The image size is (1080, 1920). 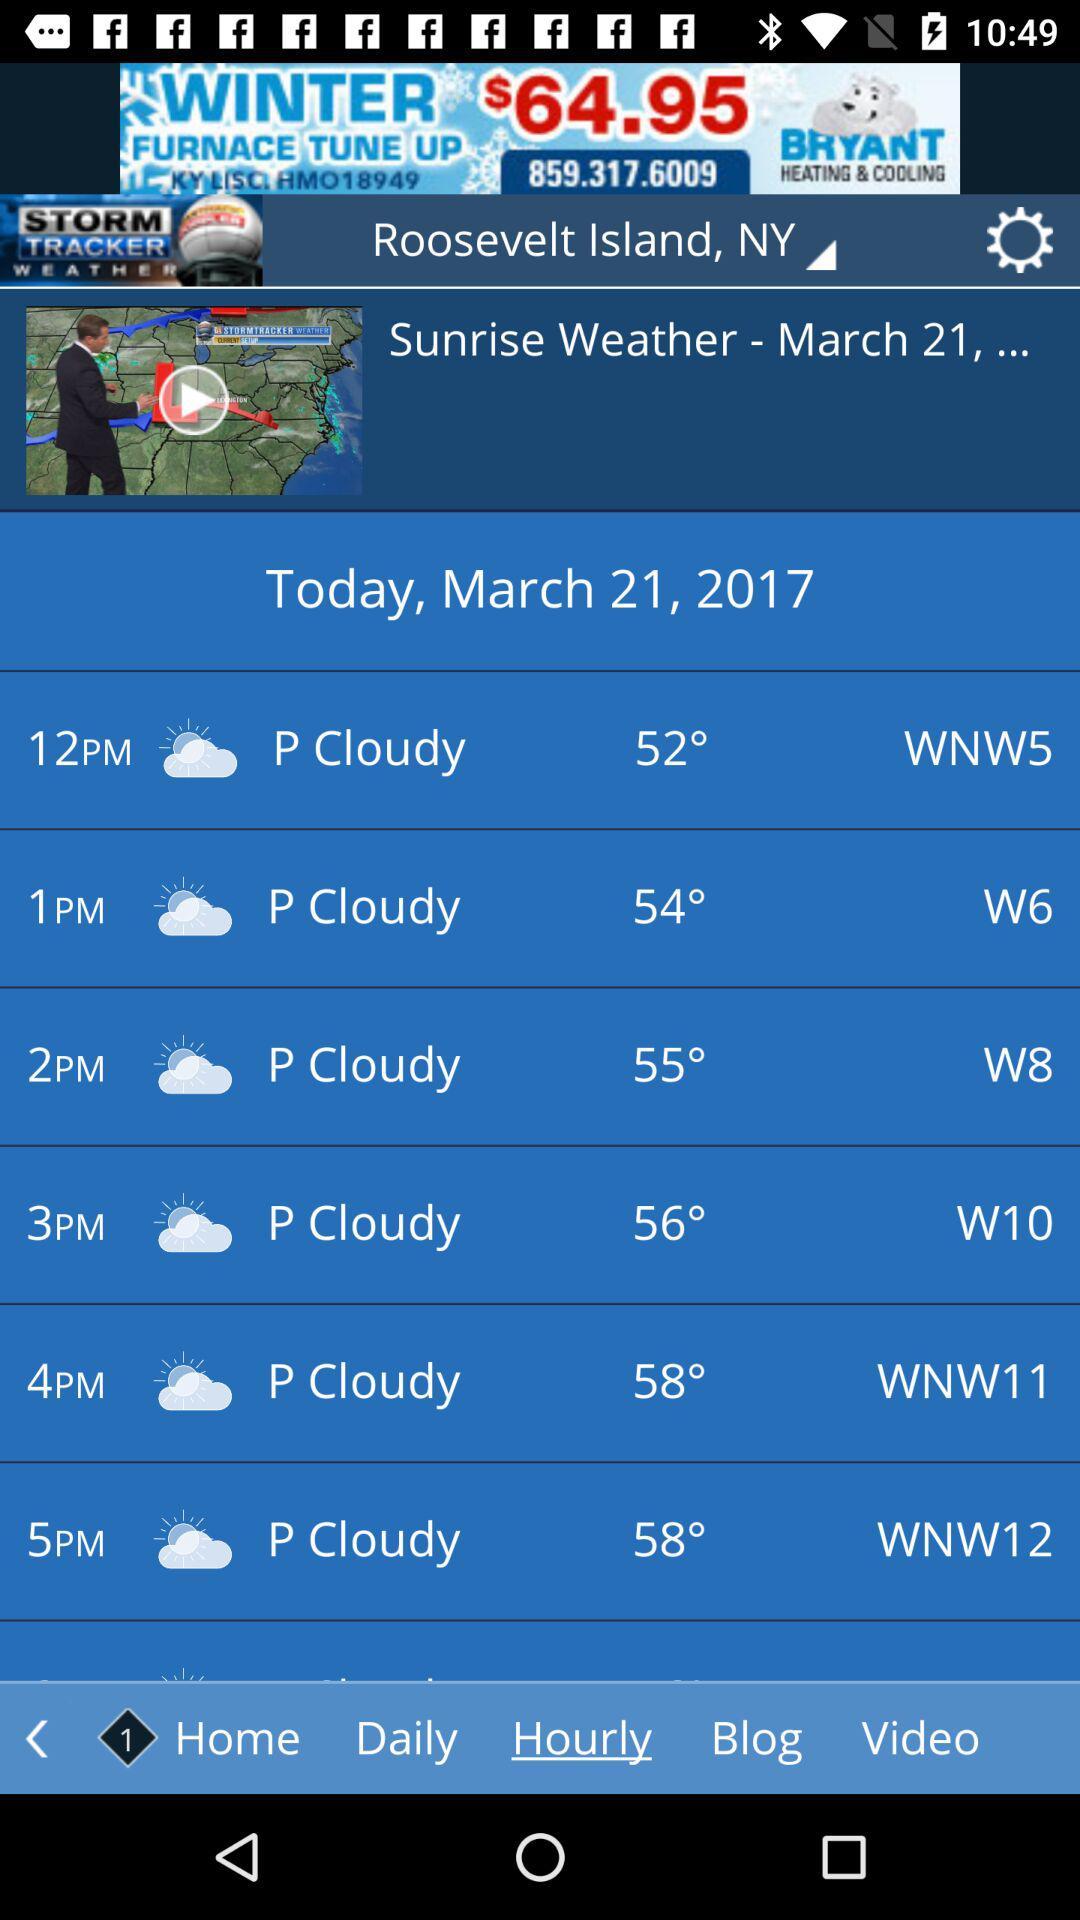 What do you see at coordinates (540, 127) in the screenshot?
I see `advertisement` at bounding box center [540, 127].